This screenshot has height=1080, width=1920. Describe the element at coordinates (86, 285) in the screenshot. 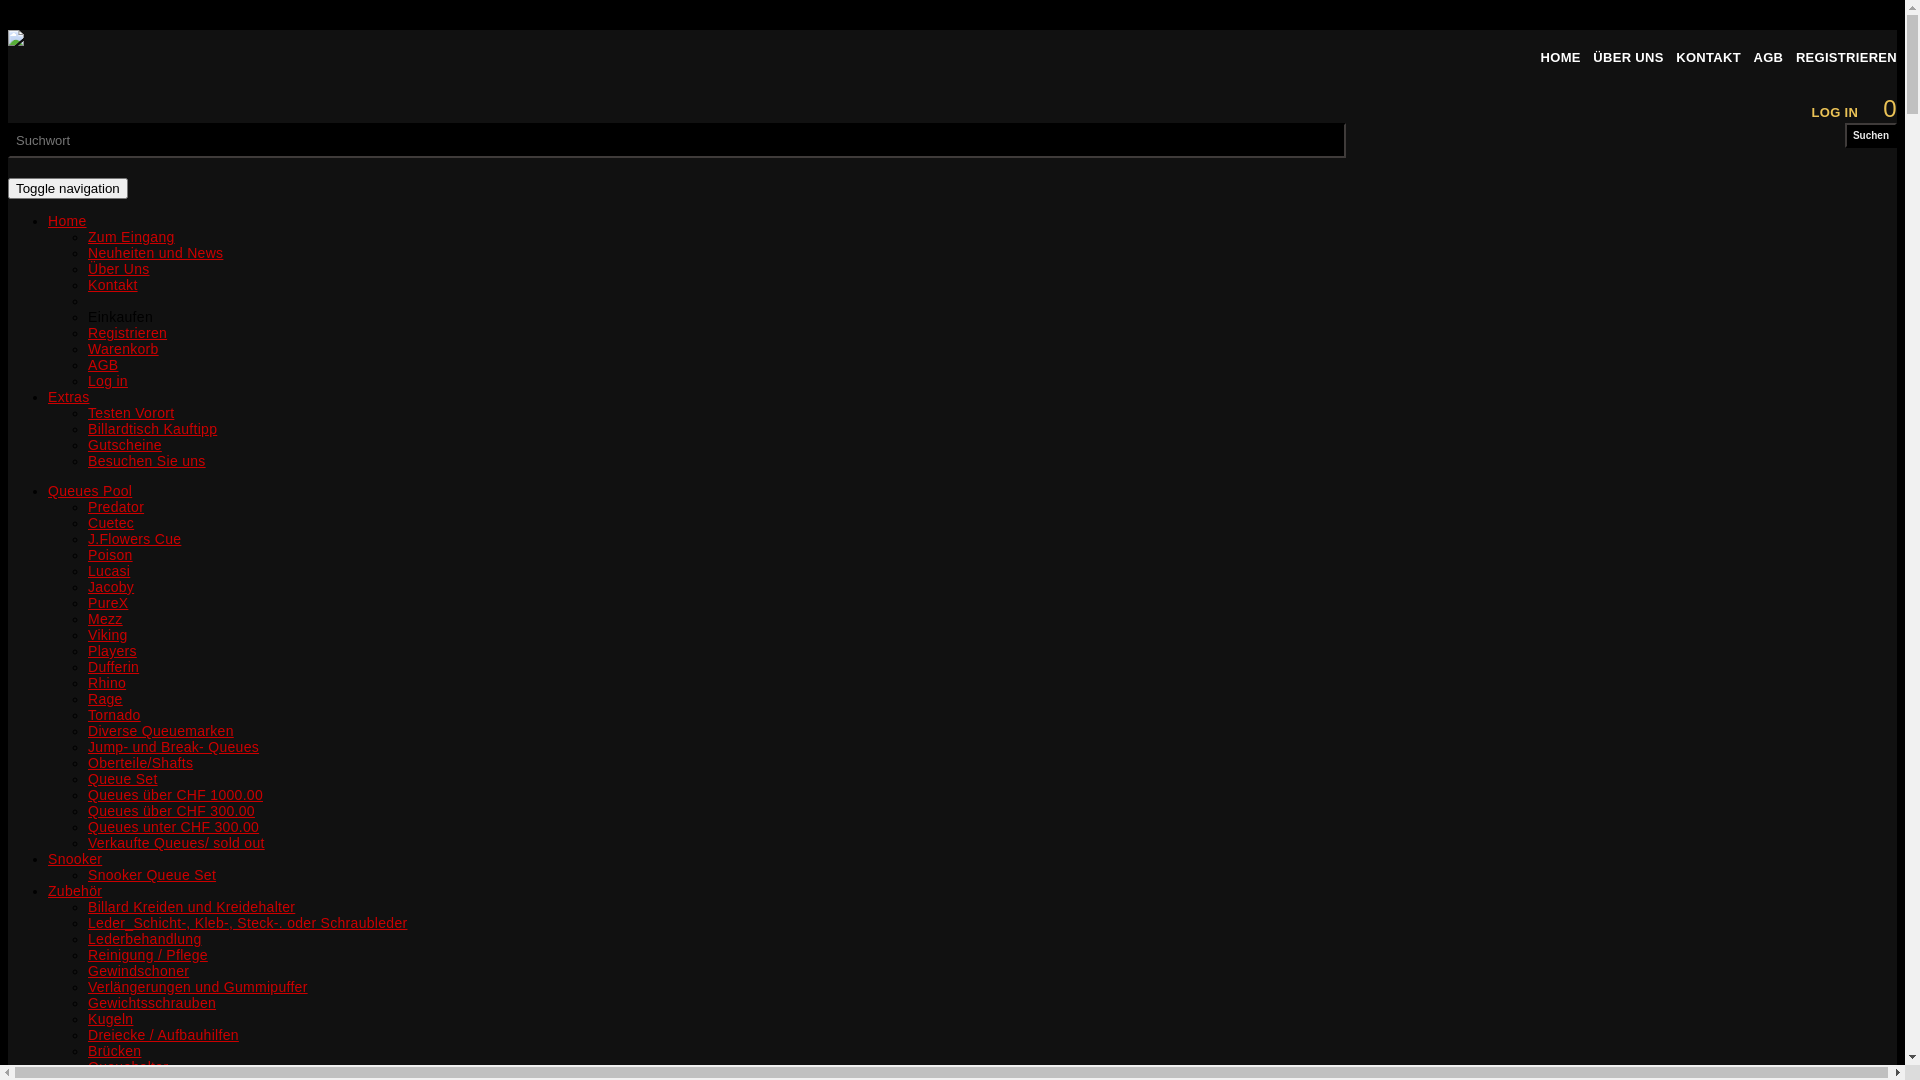

I see `'Kontakt'` at that location.